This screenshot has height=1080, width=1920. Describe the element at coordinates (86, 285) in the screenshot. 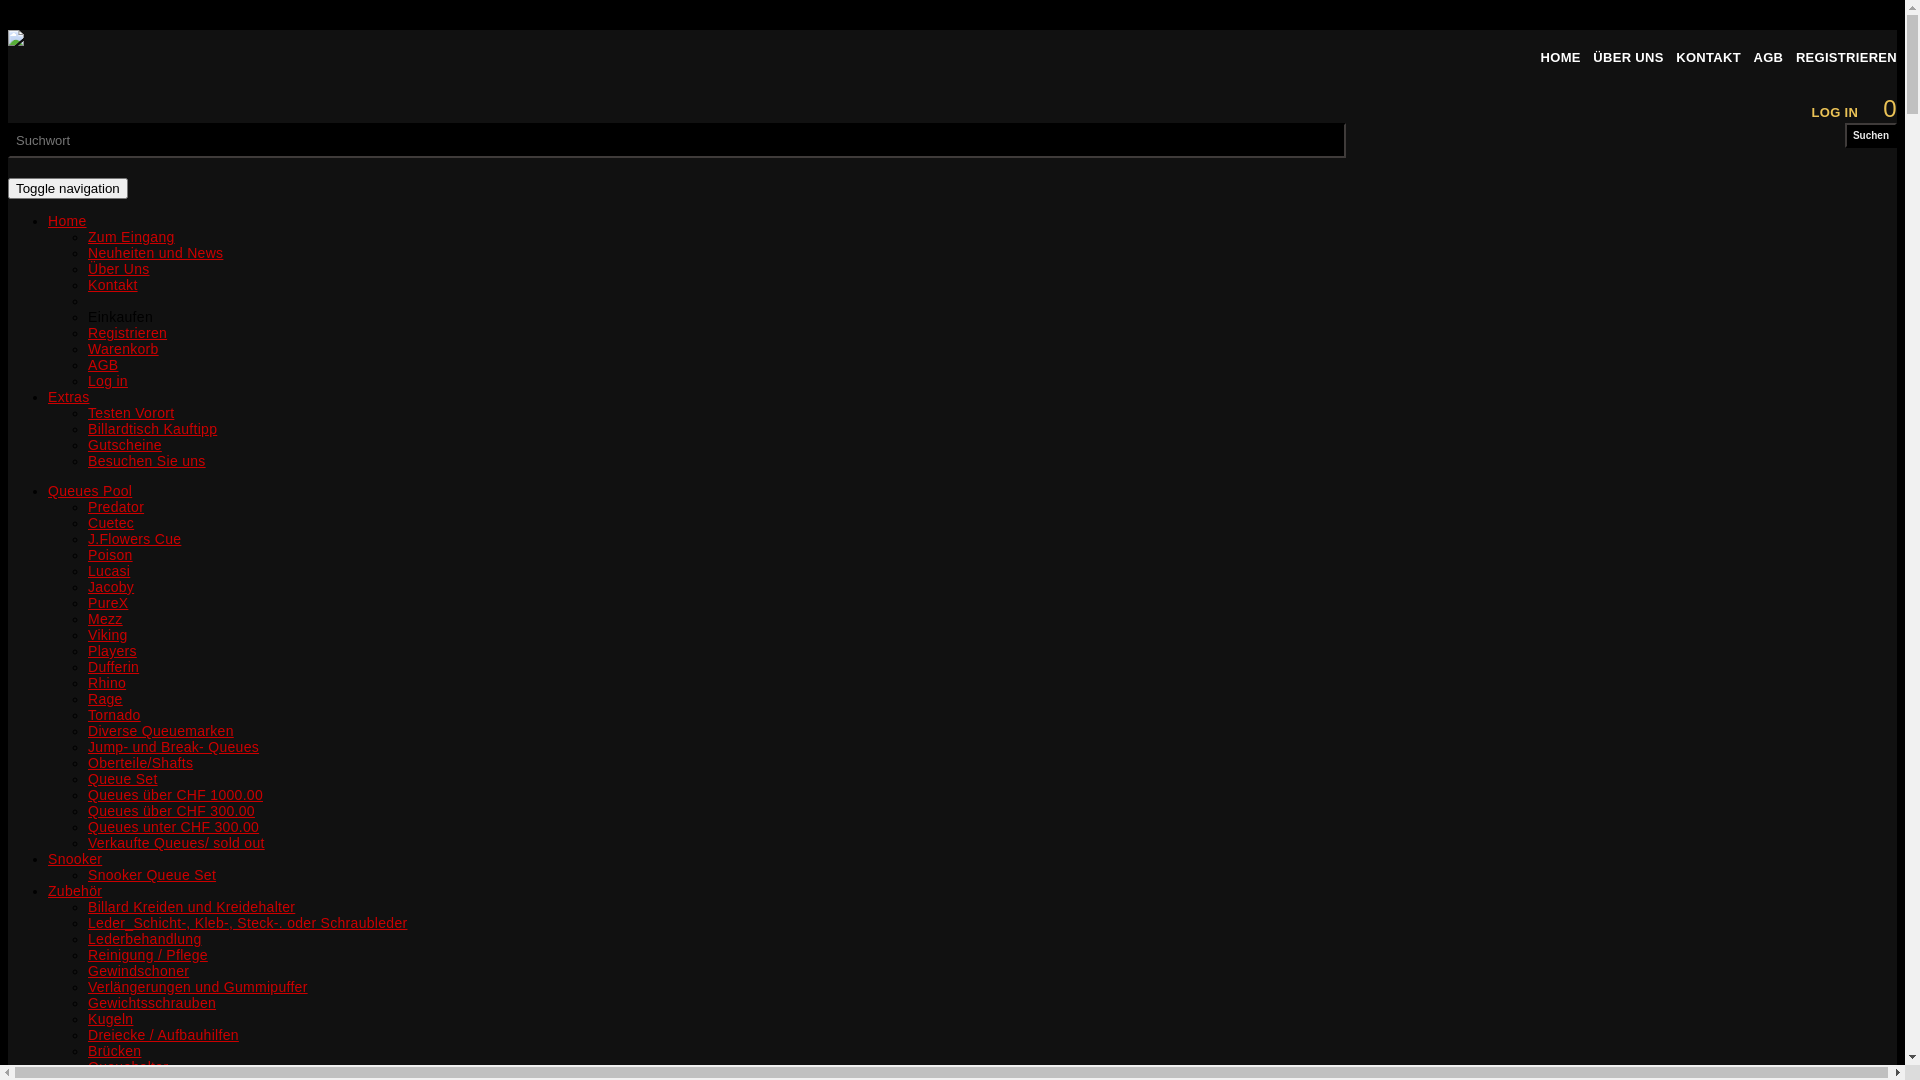

I see `'Kontakt'` at that location.